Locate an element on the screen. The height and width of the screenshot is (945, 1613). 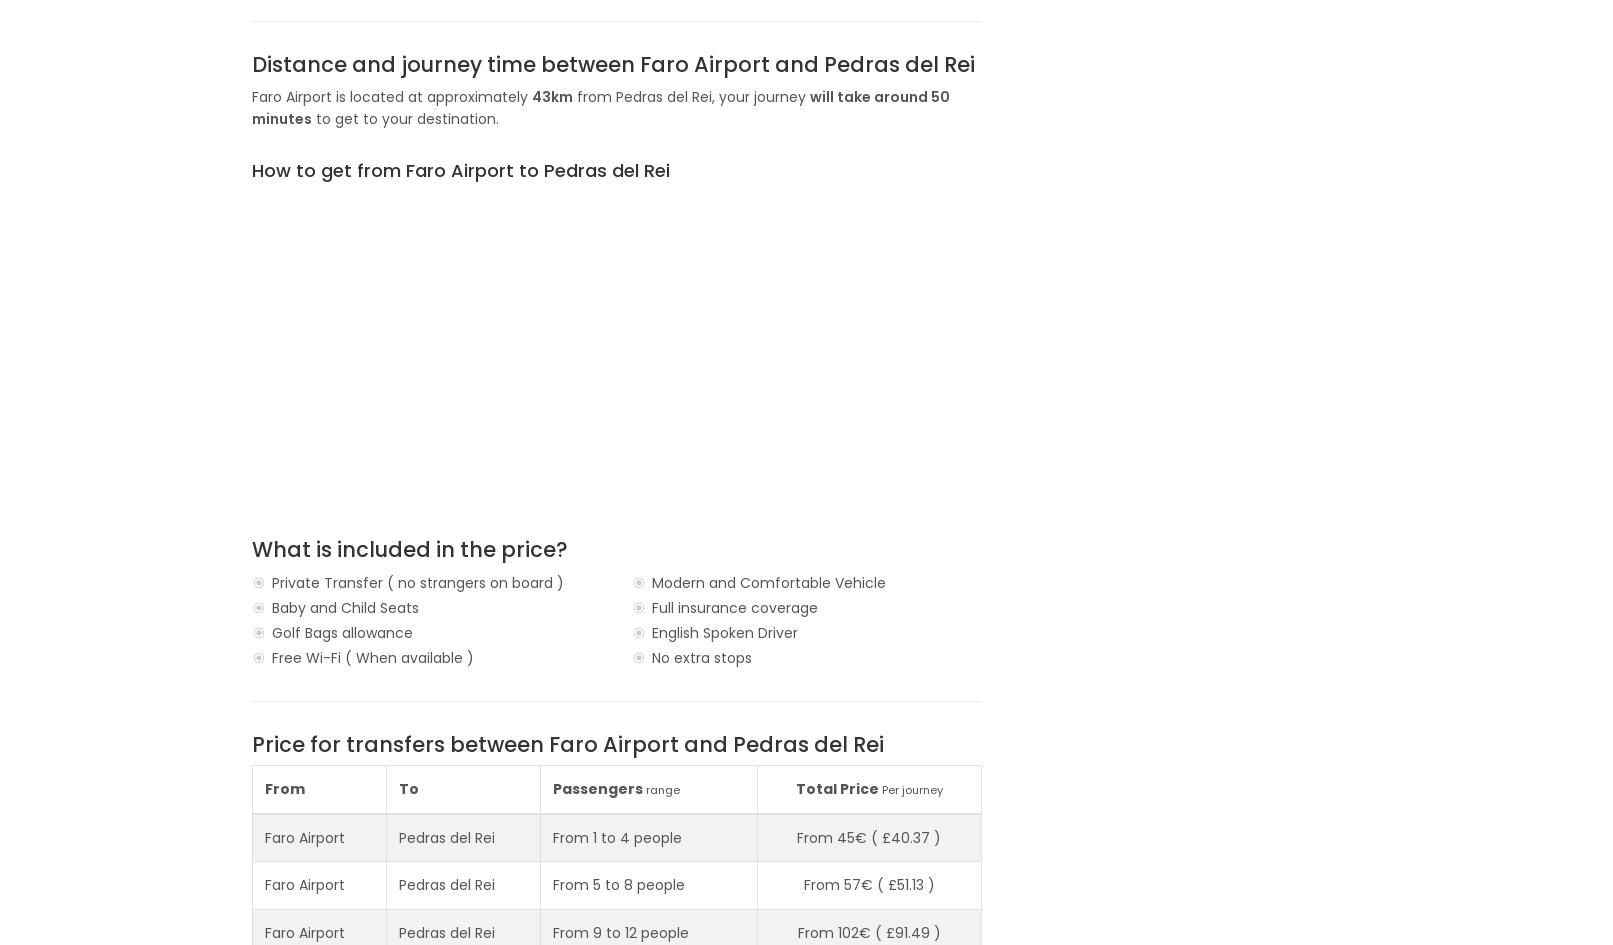
'to get to your destination.' is located at coordinates (403, 117).